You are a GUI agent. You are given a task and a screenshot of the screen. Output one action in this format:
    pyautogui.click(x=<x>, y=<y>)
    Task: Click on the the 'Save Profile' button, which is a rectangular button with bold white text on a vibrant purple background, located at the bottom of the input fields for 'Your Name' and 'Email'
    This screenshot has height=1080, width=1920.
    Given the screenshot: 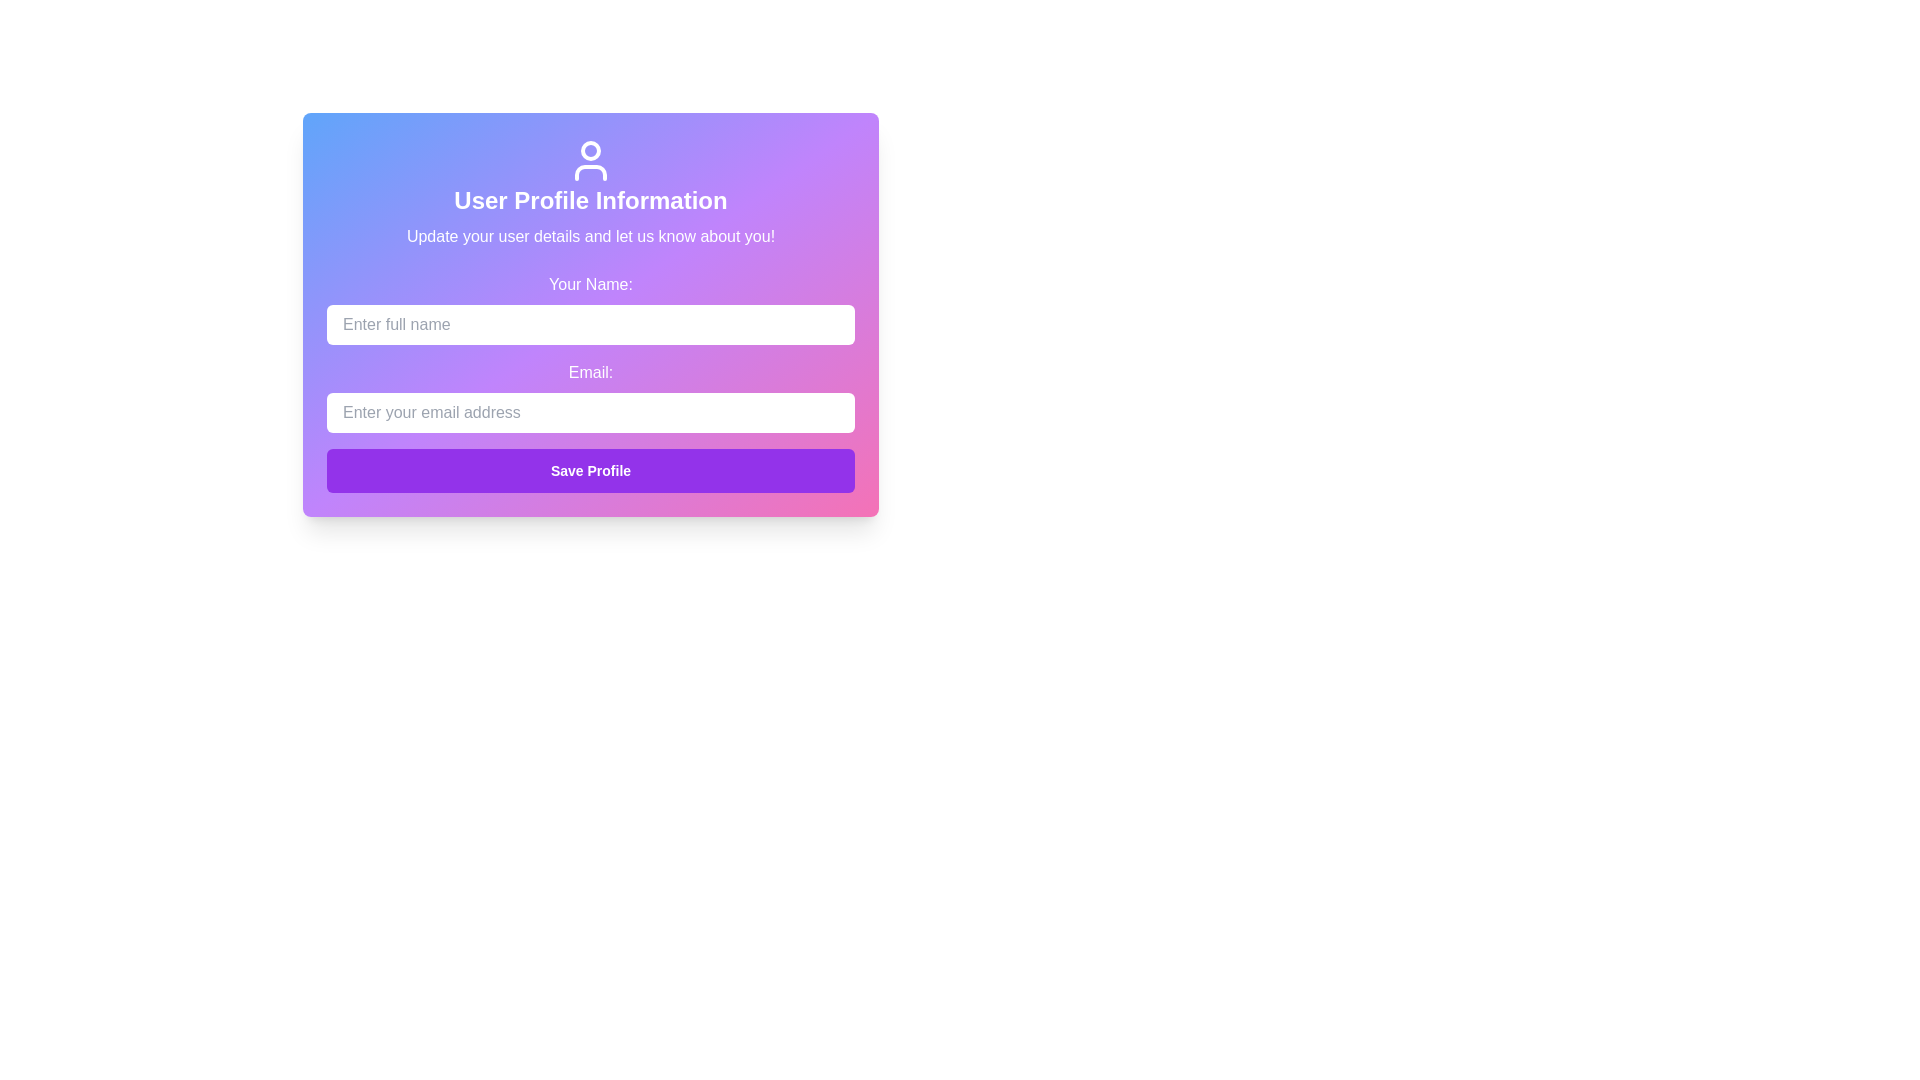 What is the action you would take?
    pyautogui.click(x=589, y=470)
    